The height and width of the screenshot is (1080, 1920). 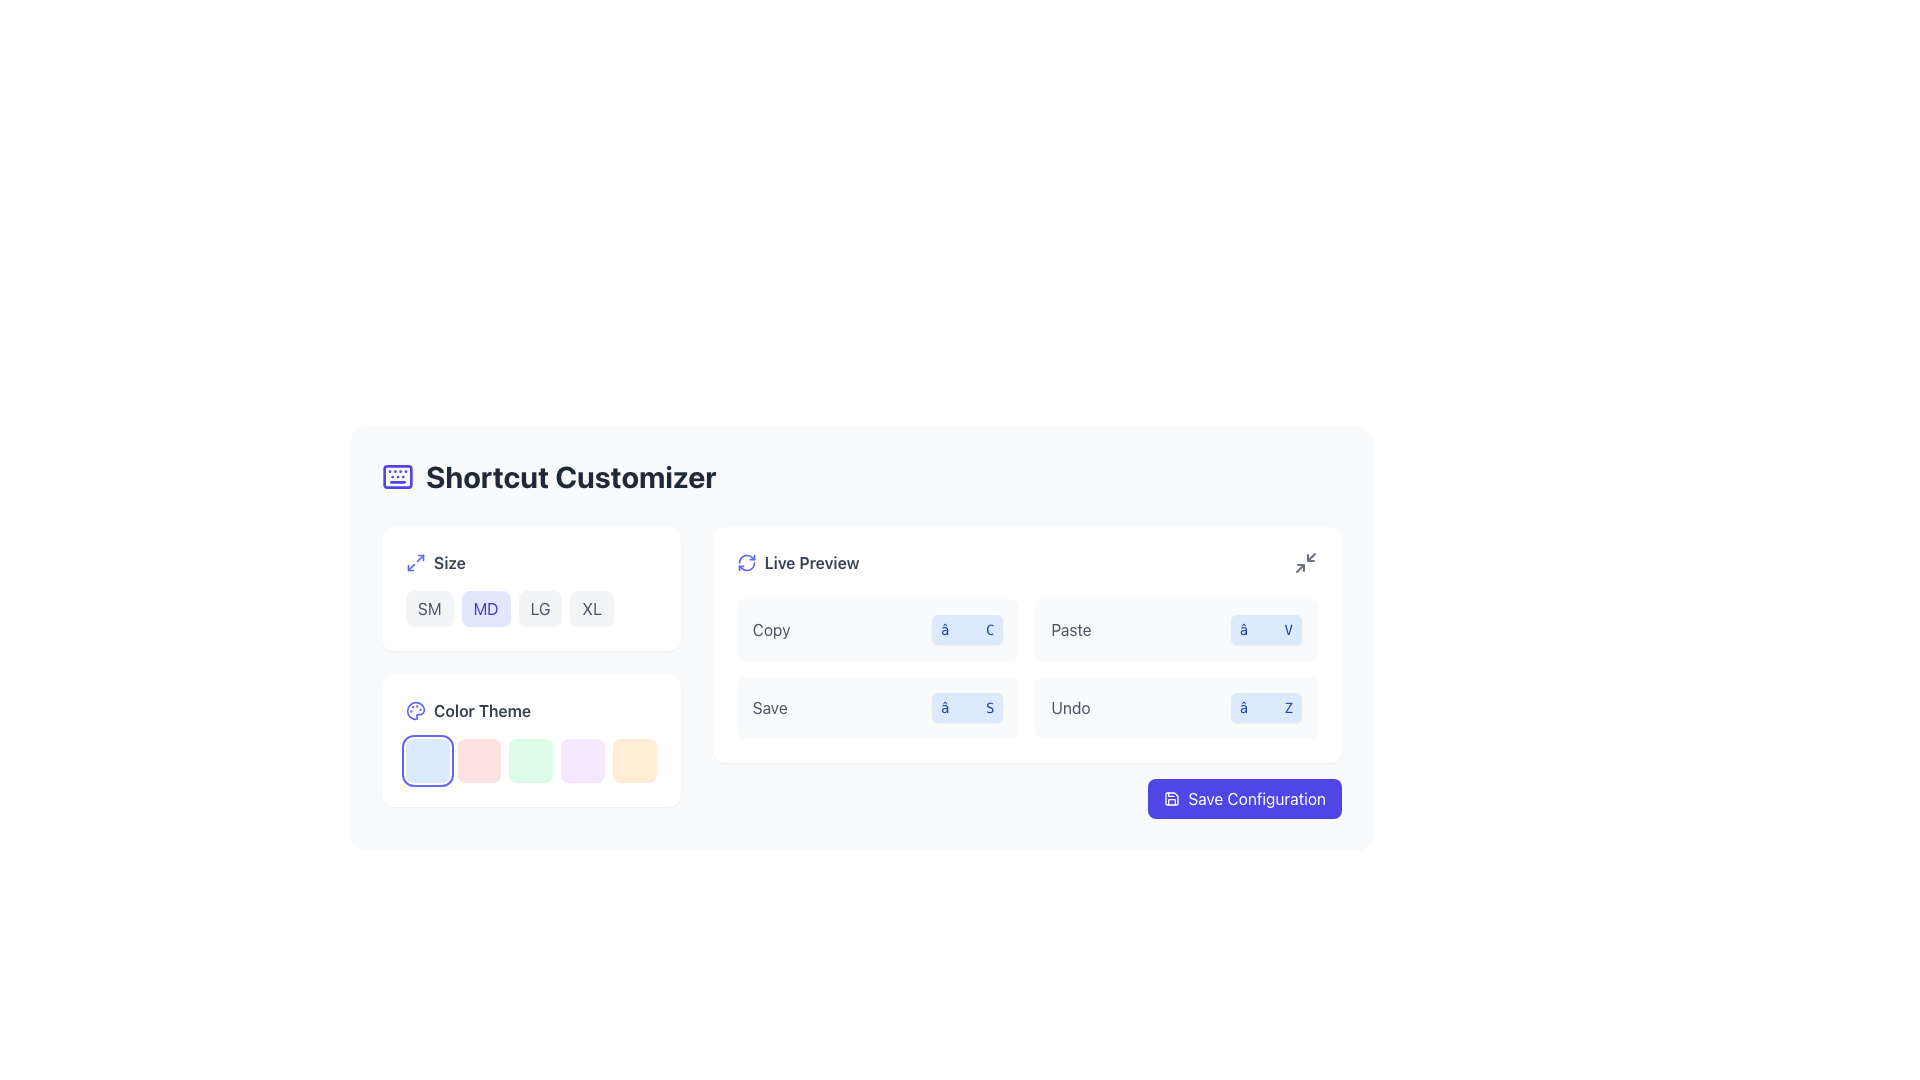 I want to click on the 'MD' button in the Interactive selection panel labeled 'Size', so click(x=531, y=588).